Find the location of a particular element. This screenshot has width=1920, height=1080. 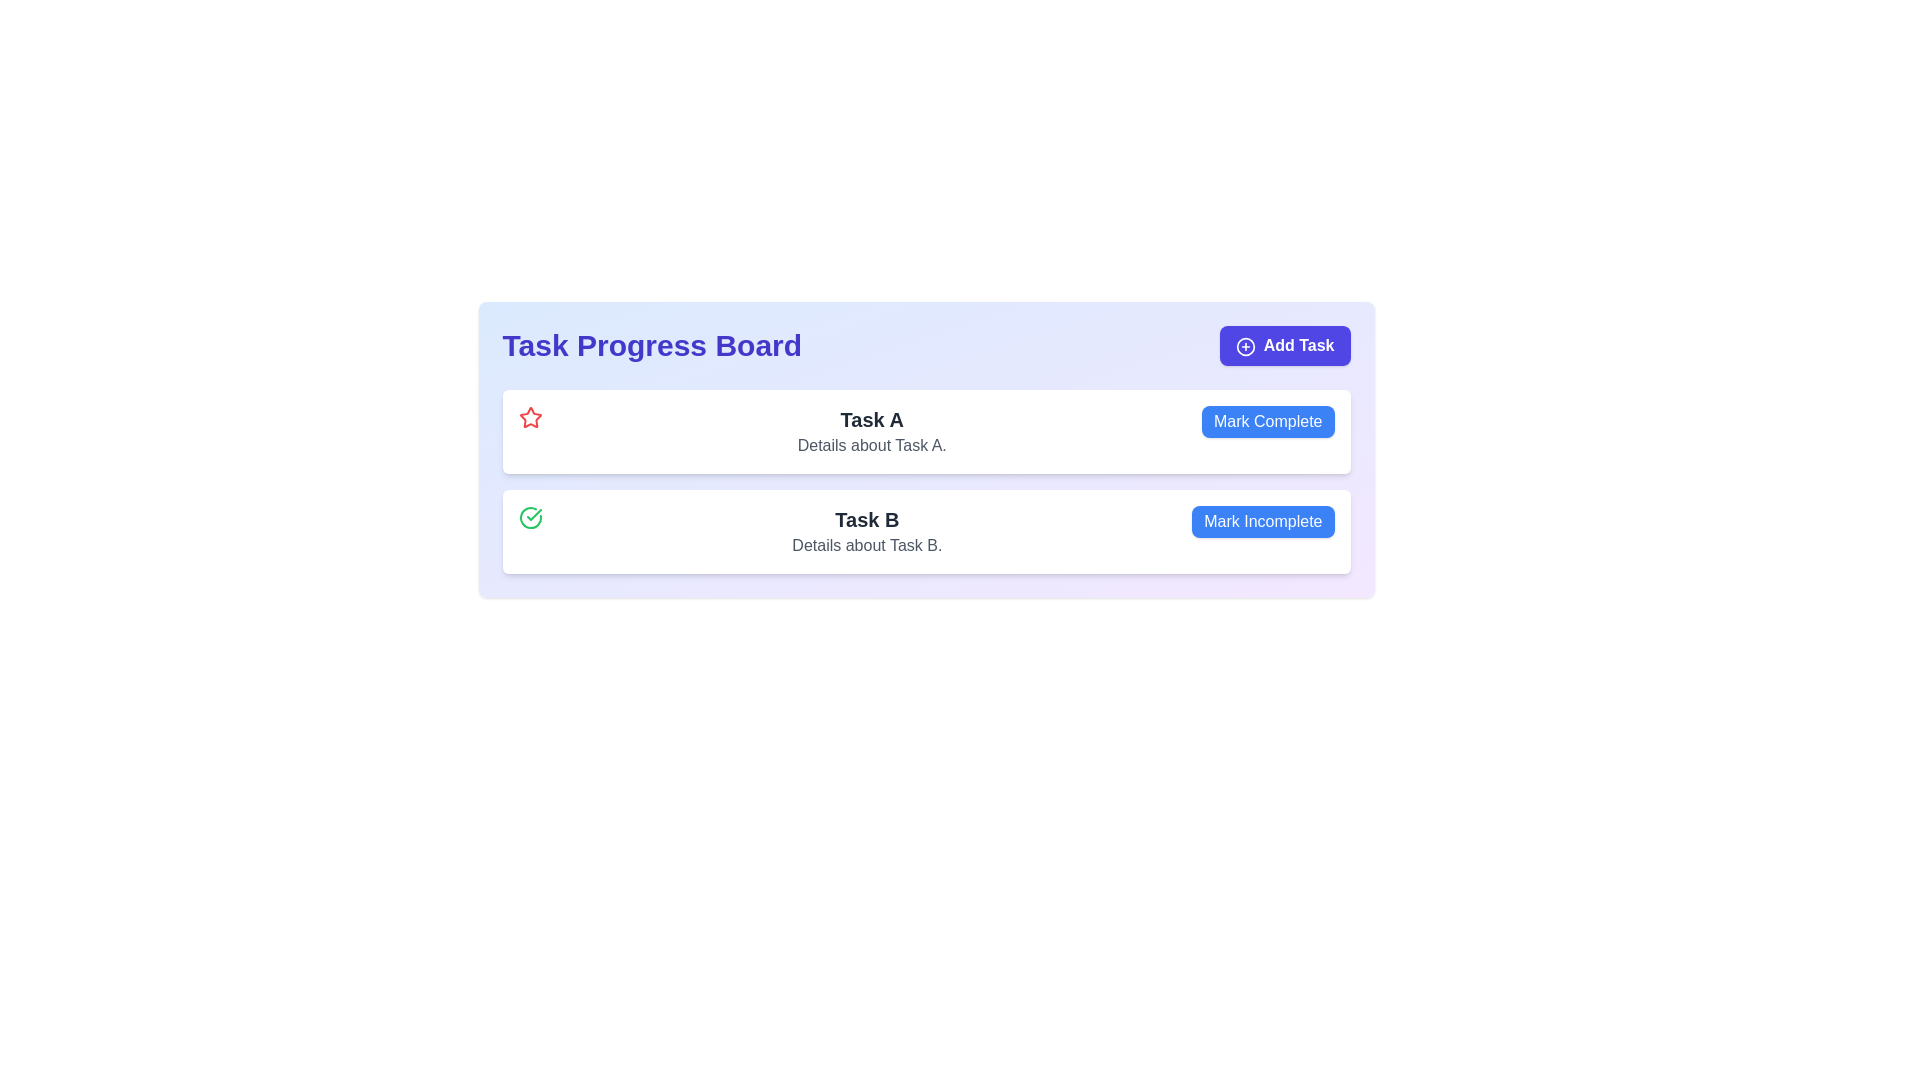

the text block that displays the title and description of a task item, which is positioned beneath another task element and adjacent to a 'Mark Incomplete' button is located at coordinates (867, 531).